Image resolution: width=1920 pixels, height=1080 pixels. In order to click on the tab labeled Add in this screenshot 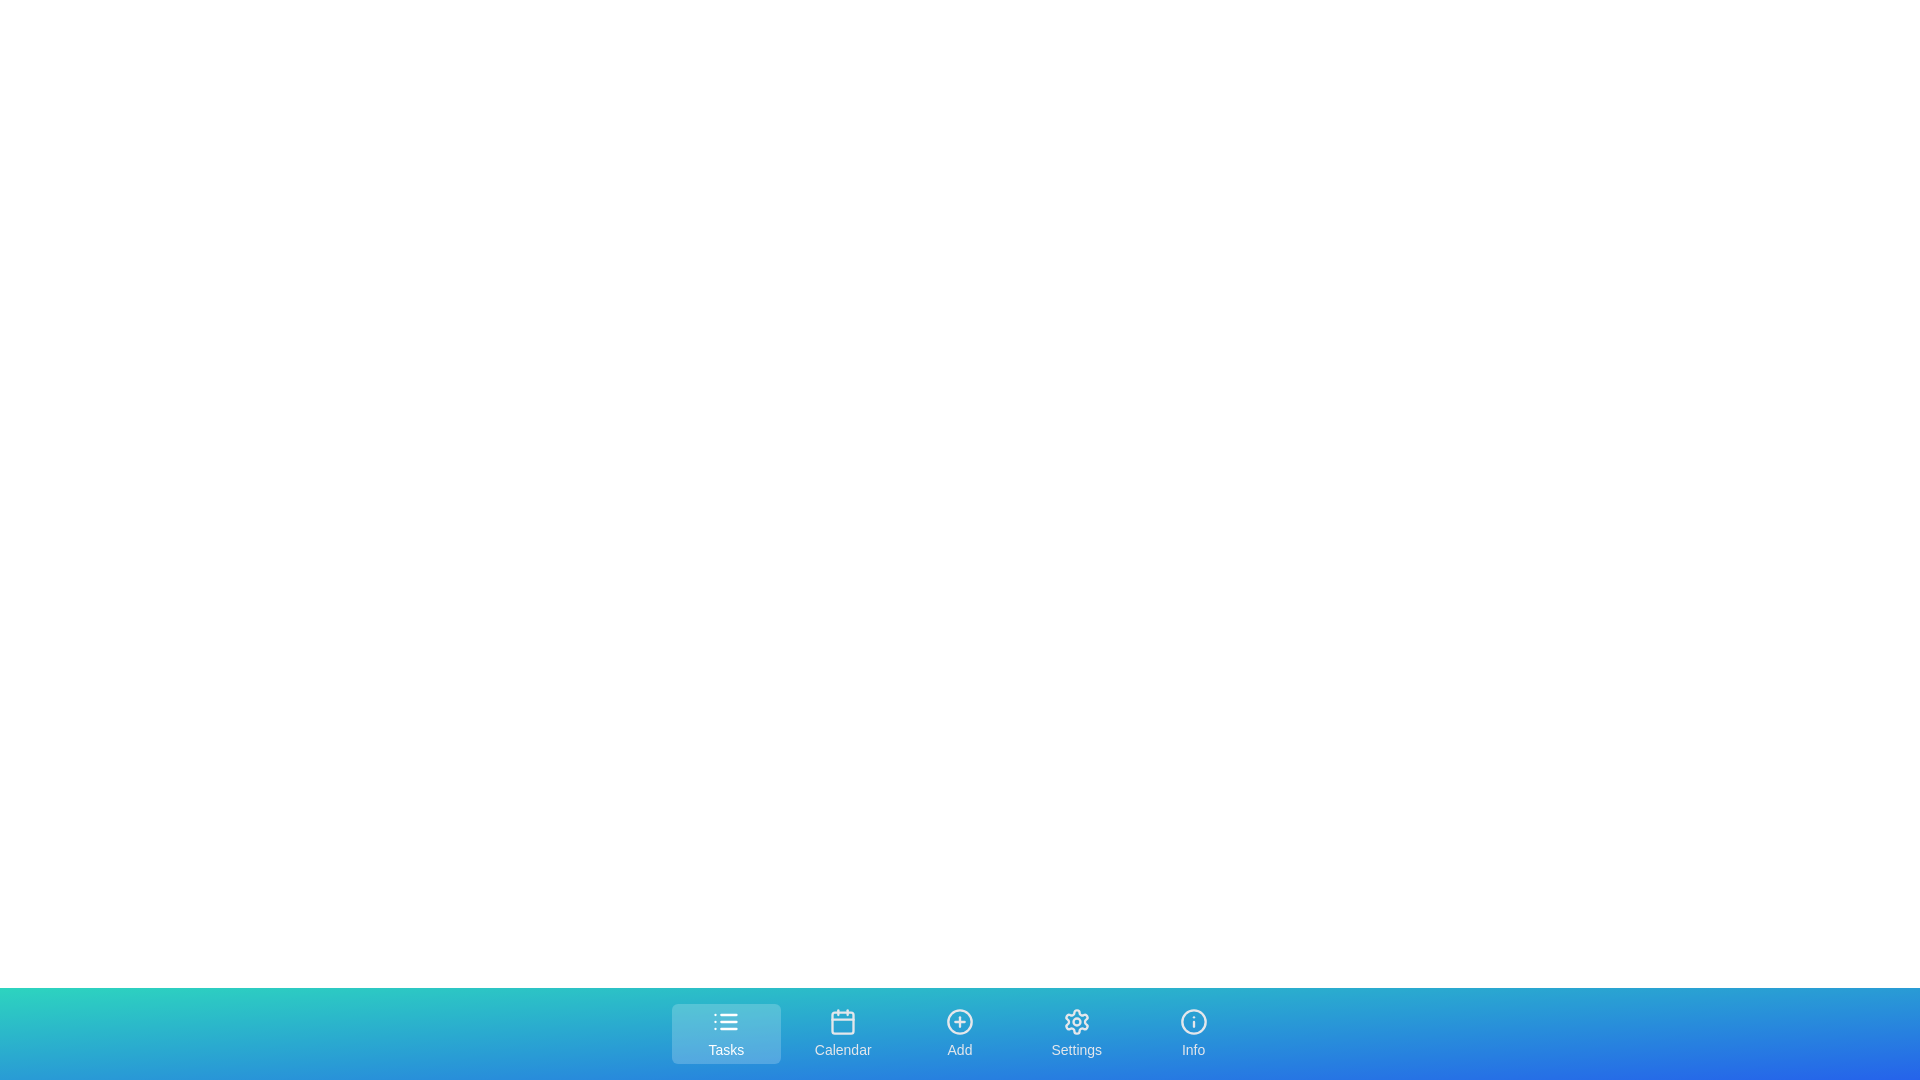, I will do `click(960, 1033)`.